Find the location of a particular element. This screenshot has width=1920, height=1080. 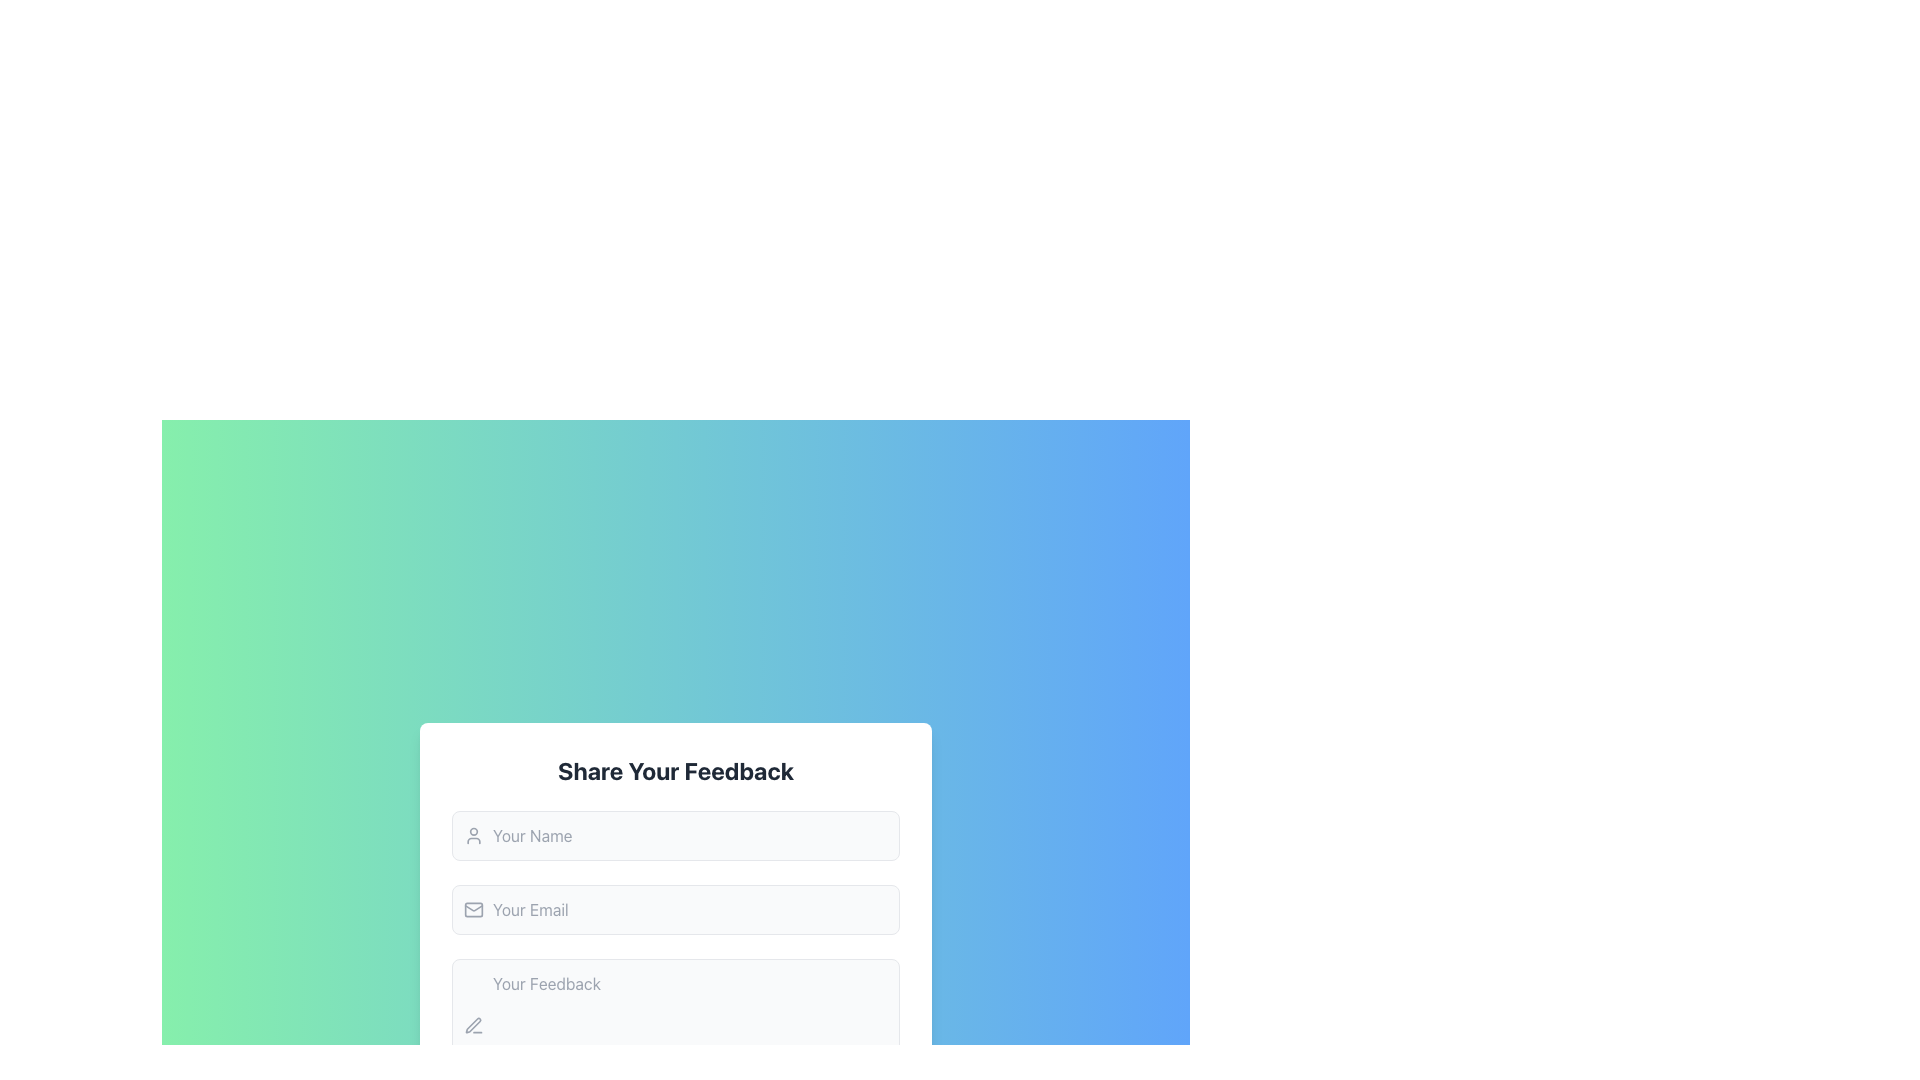

the small user icon, which is a light gray circular head and shoulders pictogram located to the left of the 'Your Name' input field is located at coordinates (473, 836).